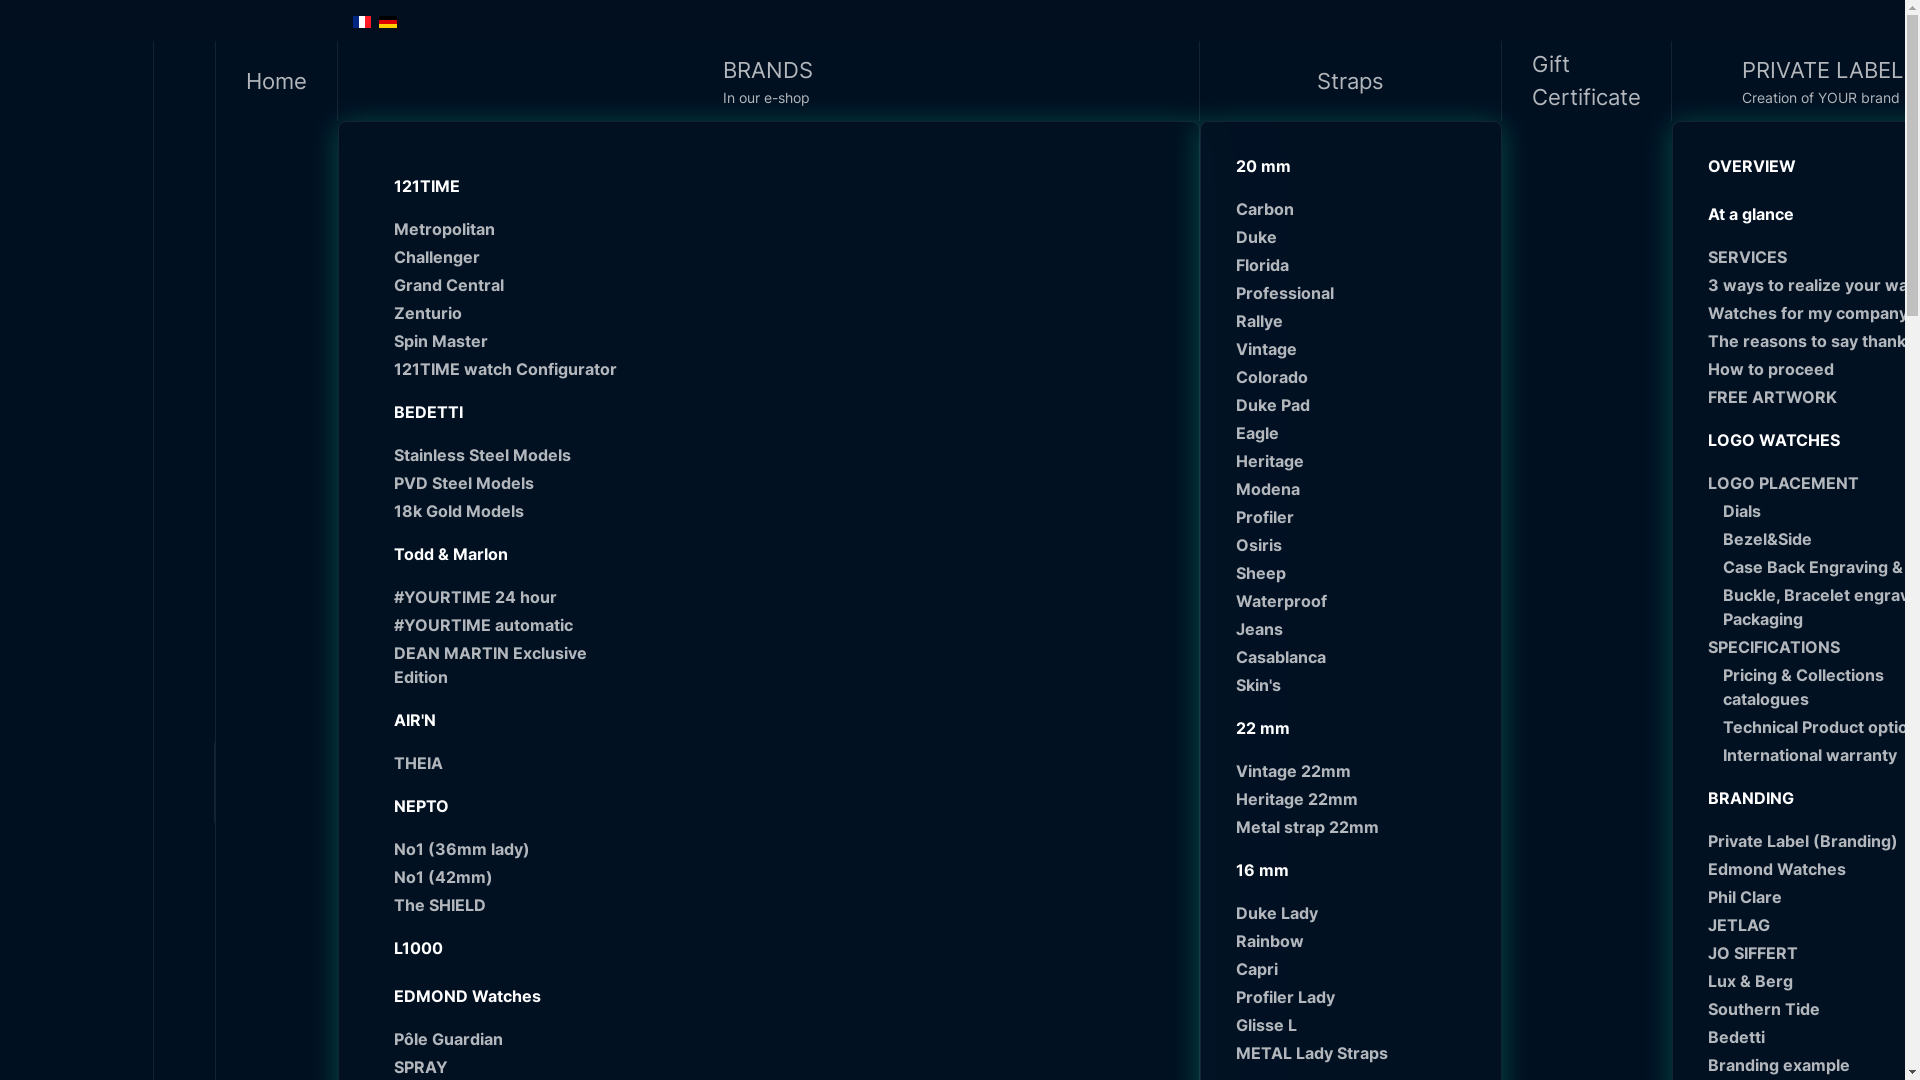  I want to click on 'Gift Certificate', so click(1586, 80).